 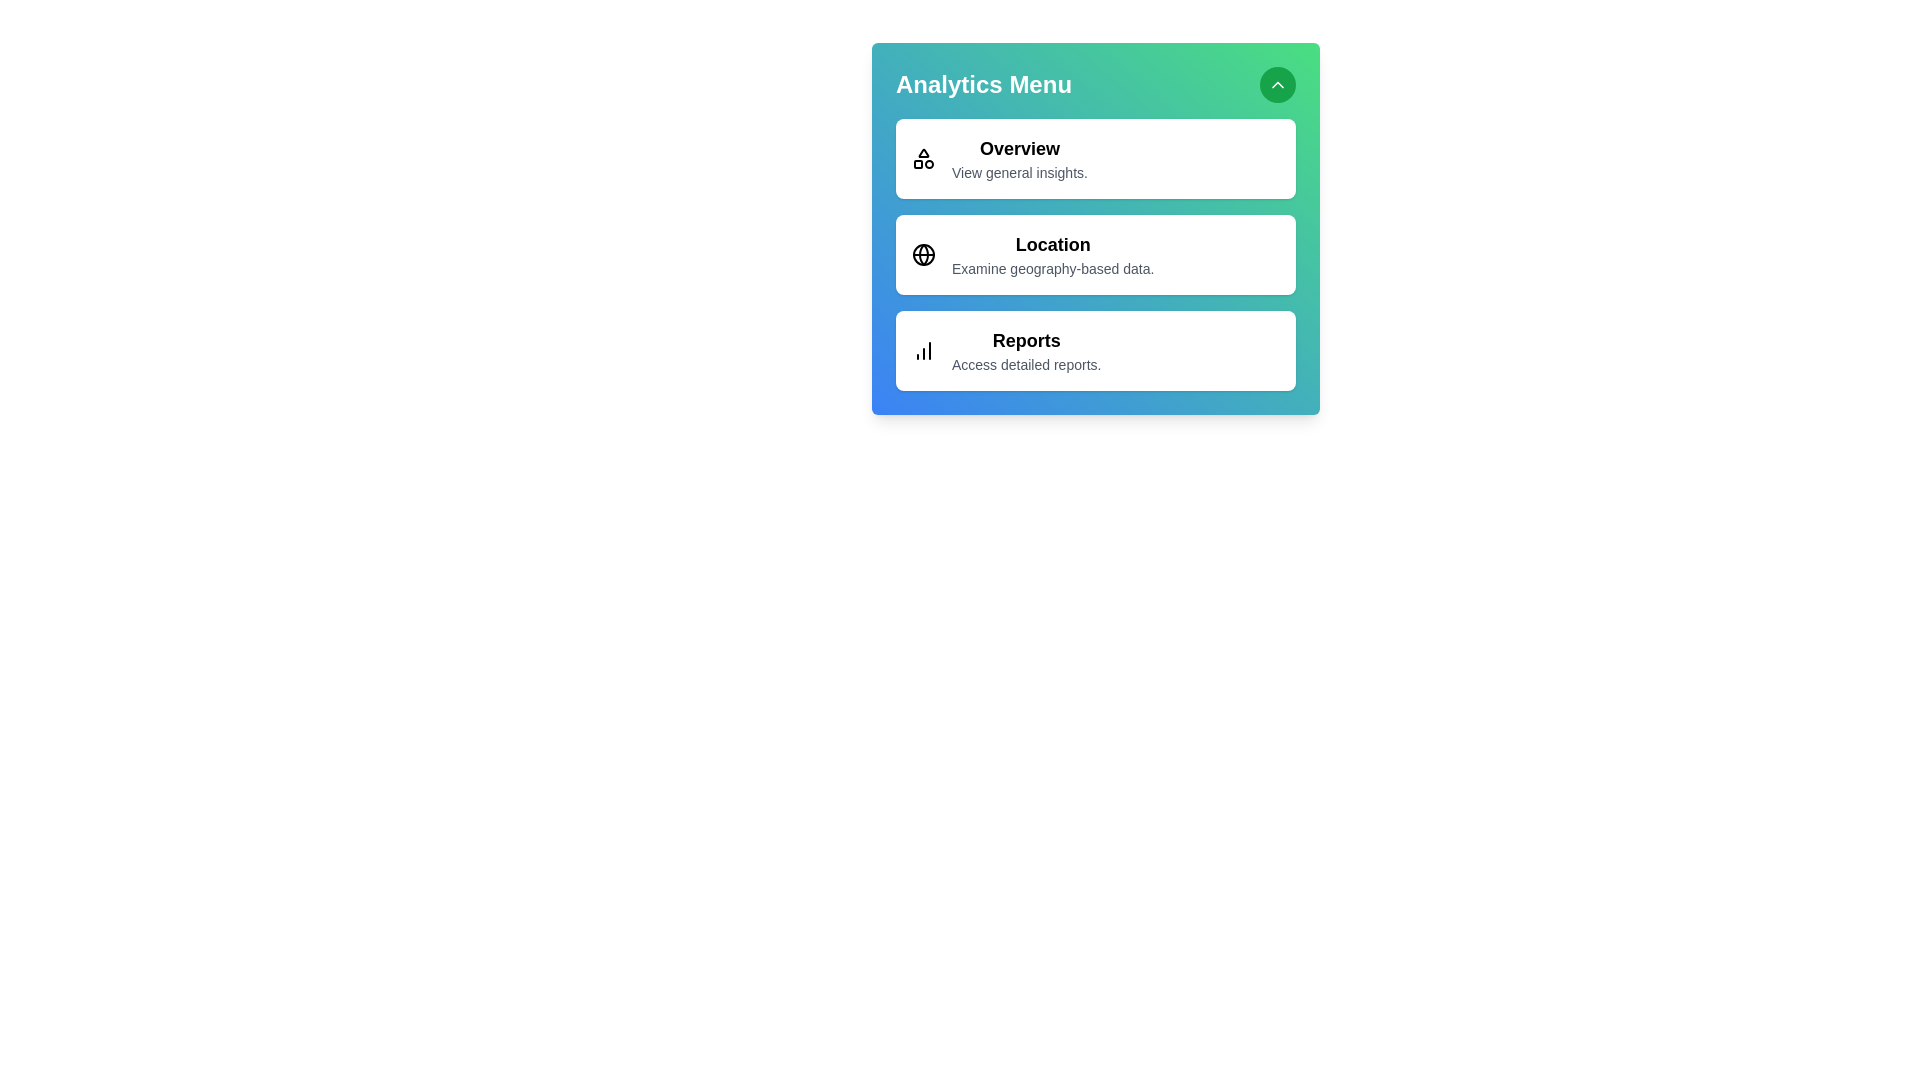 I want to click on the icon associated with Location to perform its action, so click(x=923, y=253).